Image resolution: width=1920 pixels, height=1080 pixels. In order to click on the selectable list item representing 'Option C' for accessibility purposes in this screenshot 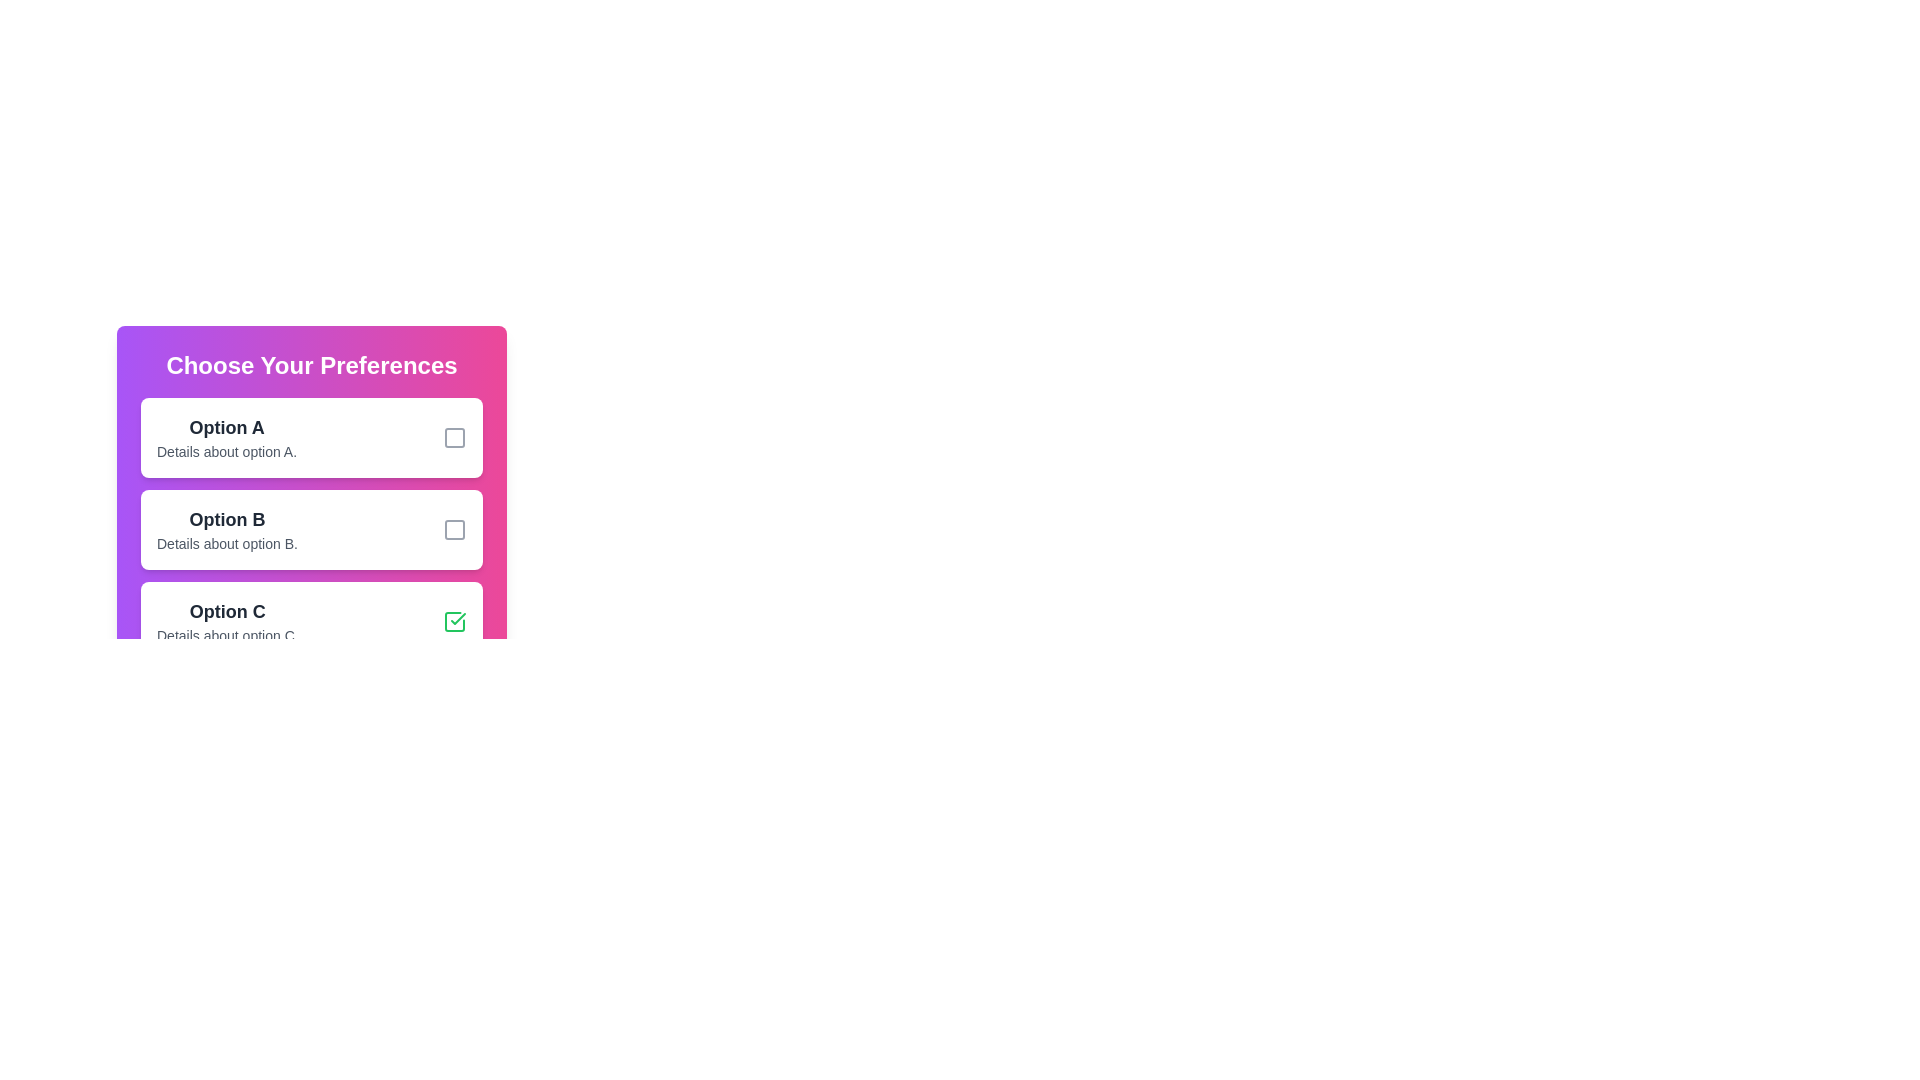, I will do `click(227, 620)`.